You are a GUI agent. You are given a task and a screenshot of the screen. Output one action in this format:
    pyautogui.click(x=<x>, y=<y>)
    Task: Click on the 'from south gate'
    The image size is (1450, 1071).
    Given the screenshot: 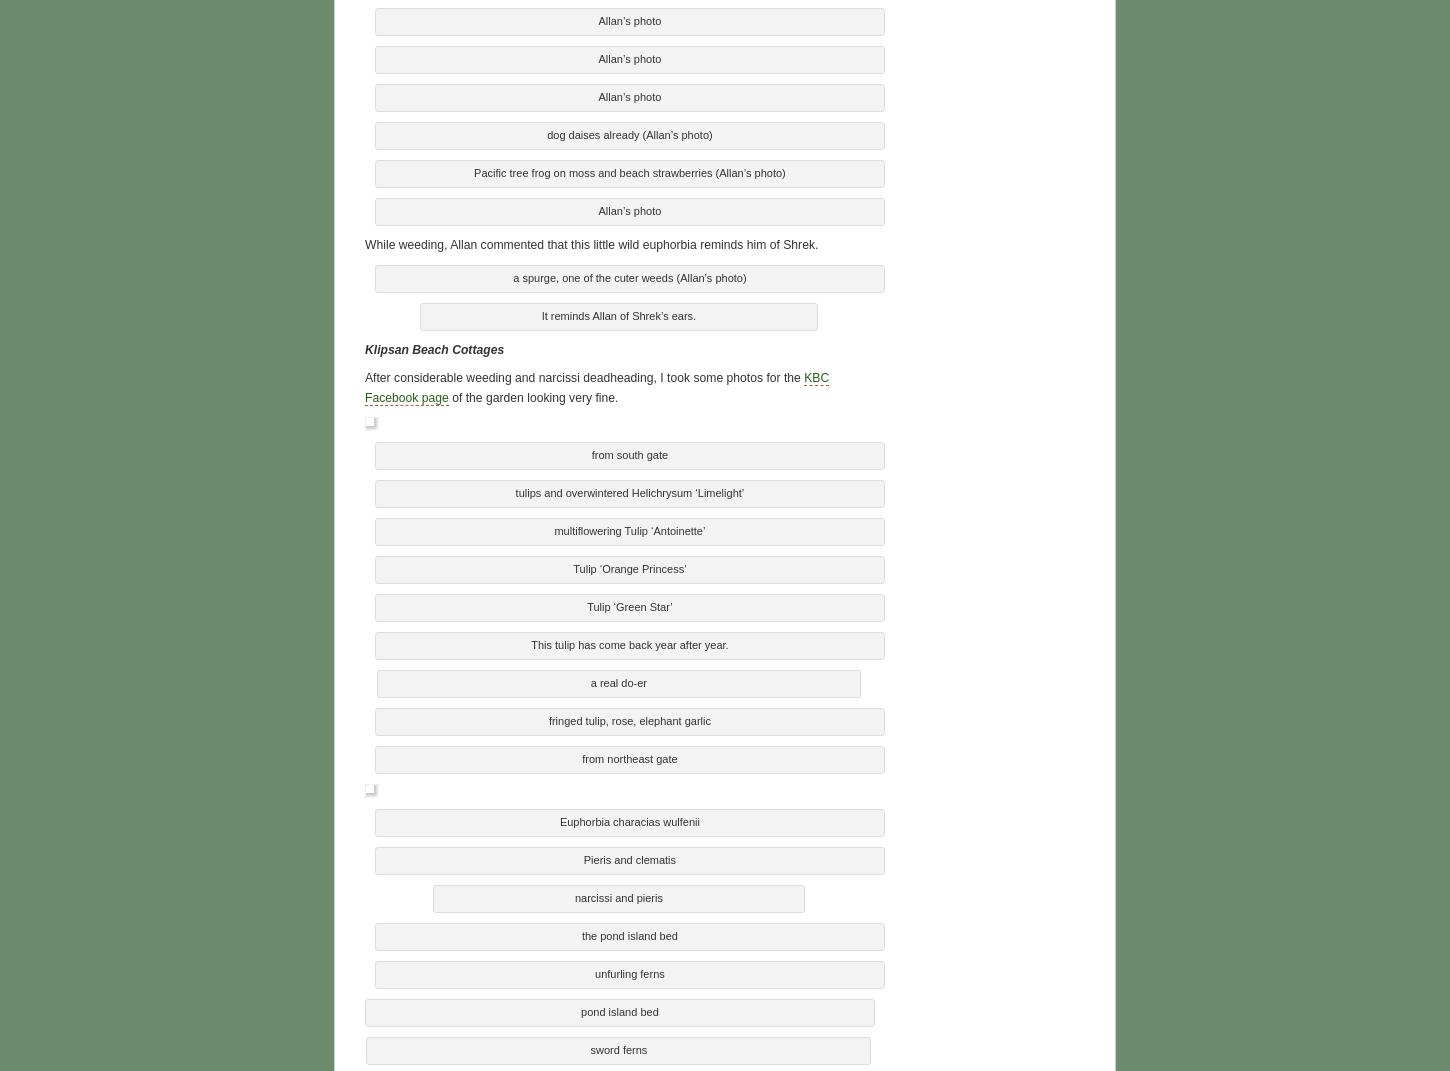 What is the action you would take?
    pyautogui.click(x=591, y=451)
    